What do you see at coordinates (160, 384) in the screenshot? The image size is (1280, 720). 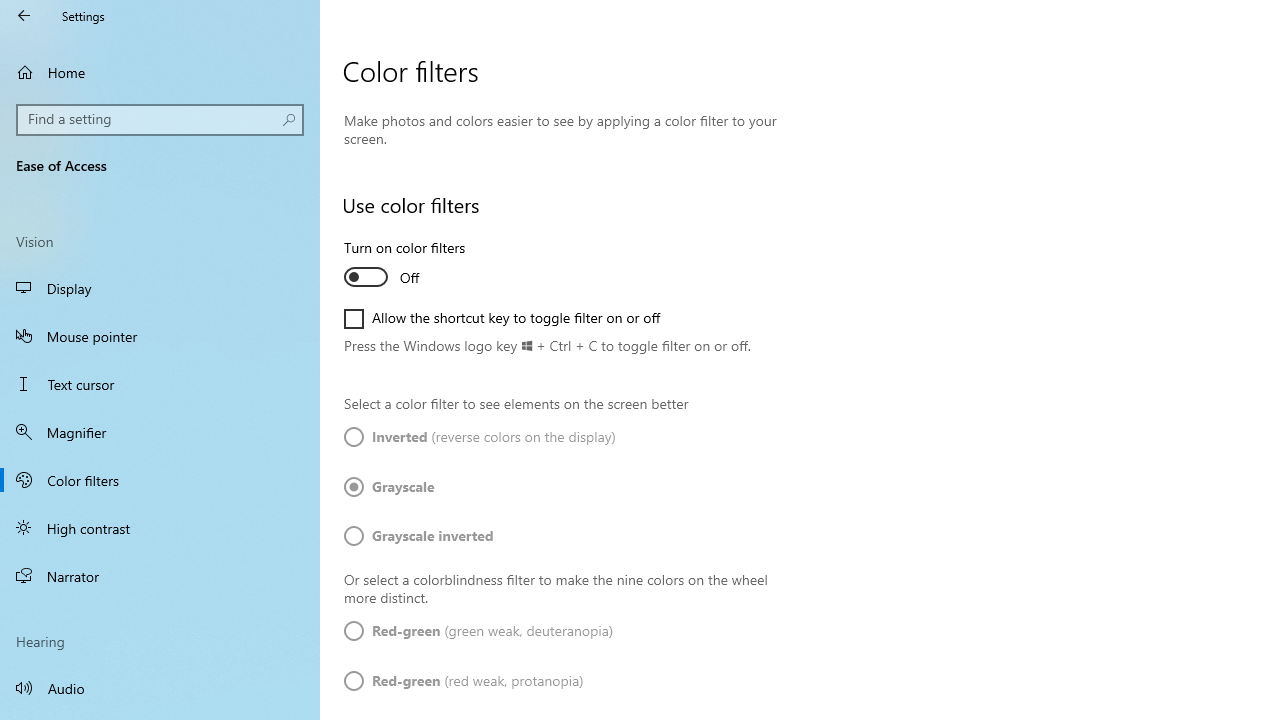 I see `'Text cursor'` at bounding box center [160, 384].